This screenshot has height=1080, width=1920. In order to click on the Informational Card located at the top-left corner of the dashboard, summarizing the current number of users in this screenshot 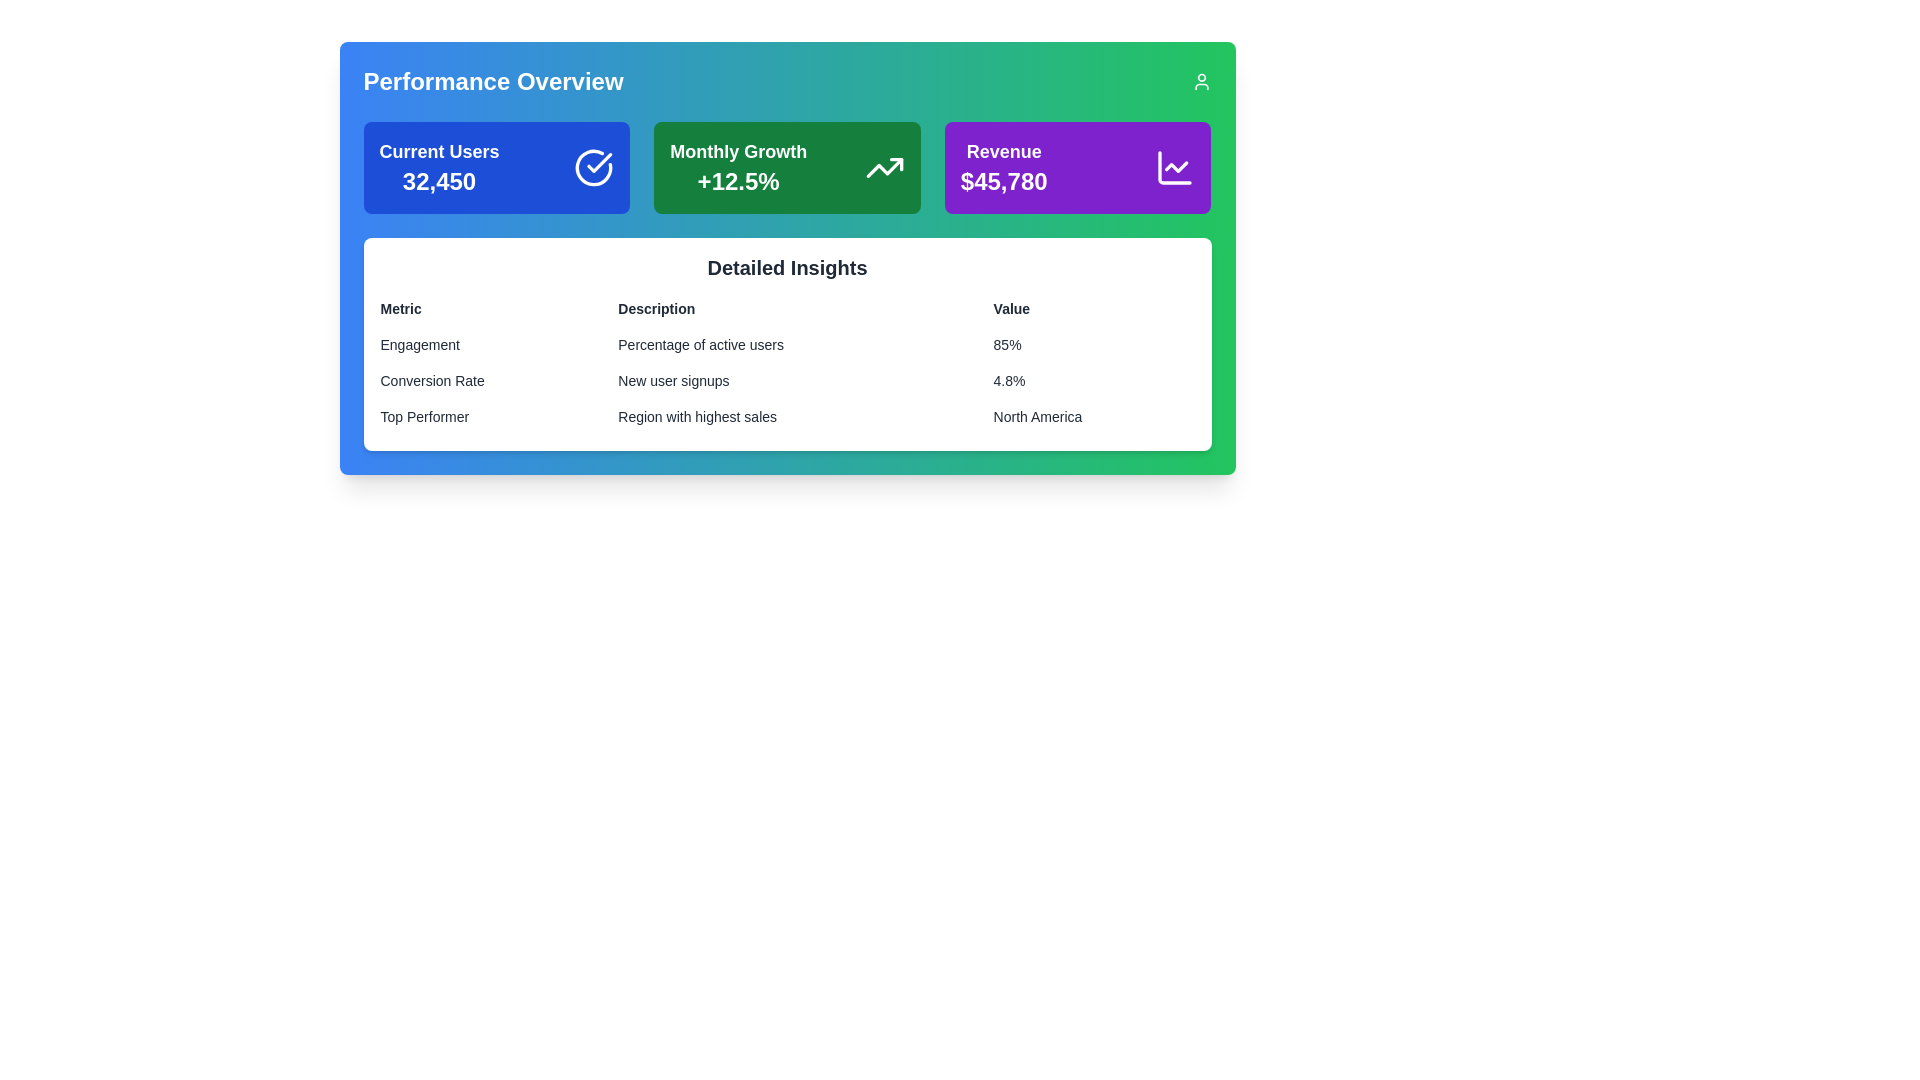, I will do `click(496, 167)`.